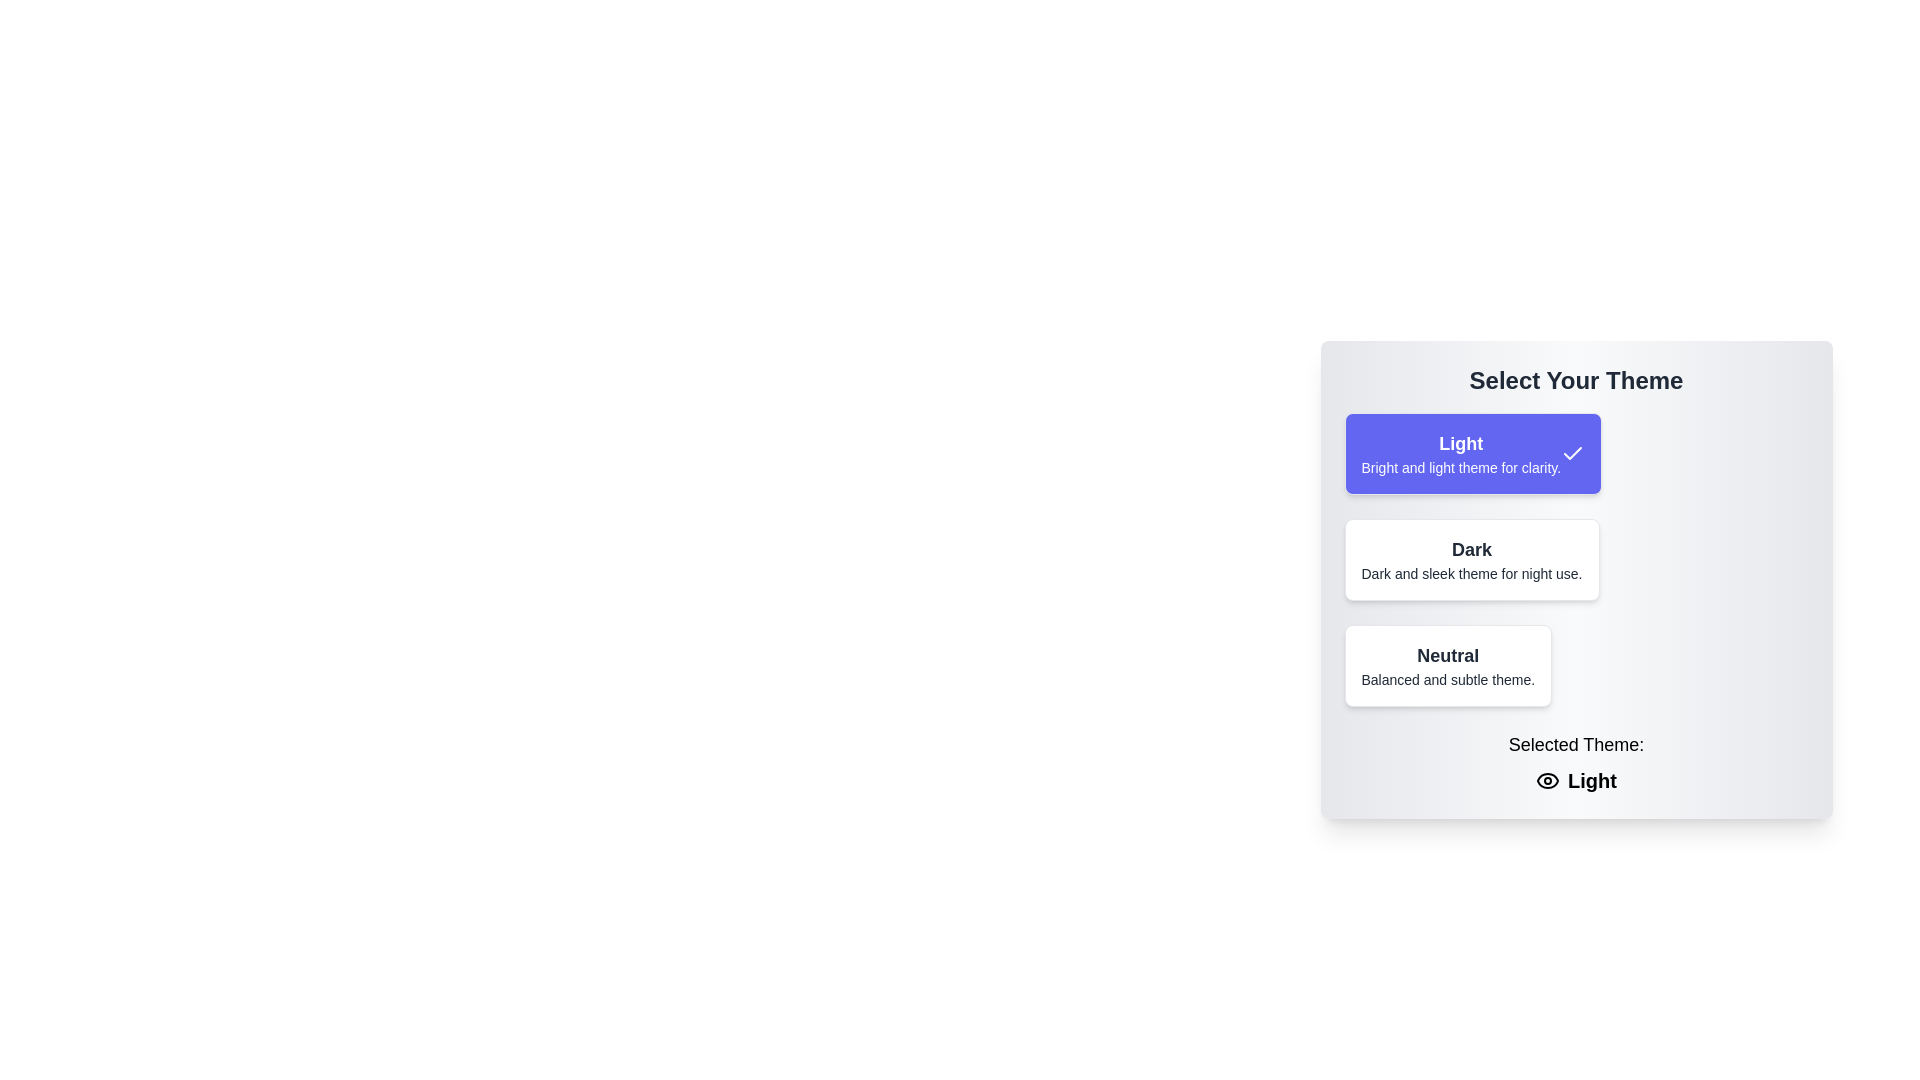 Image resolution: width=1920 pixels, height=1080 pixels. Describe the element at coordinates (1473, 454) in the screenshot. I see `the 'Light' theme selection button, which is the first item in the list of theme options located in the central portion of the interface` at that location.